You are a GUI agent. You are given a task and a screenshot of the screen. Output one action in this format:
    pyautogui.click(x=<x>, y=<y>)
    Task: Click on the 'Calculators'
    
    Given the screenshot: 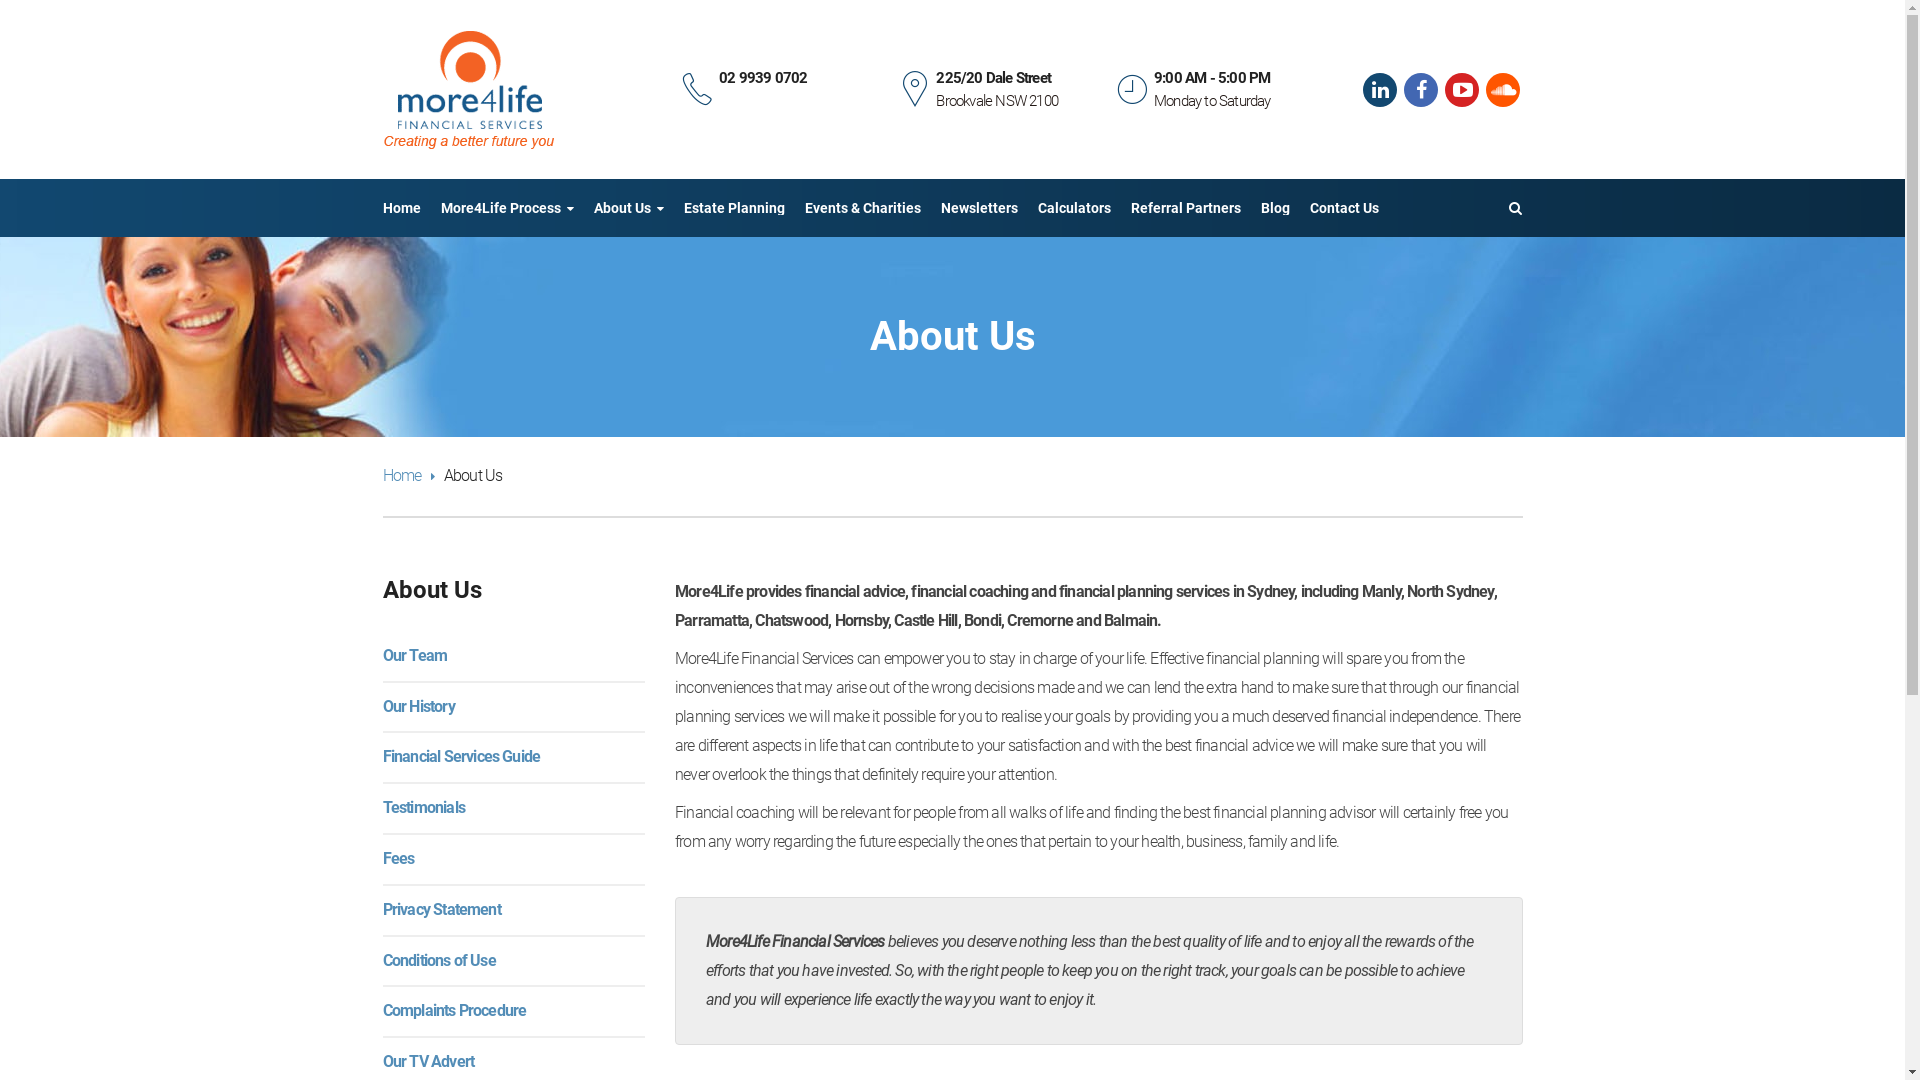 What is the action you would take?
    pyautogui.click(x=1073, y=208)
    